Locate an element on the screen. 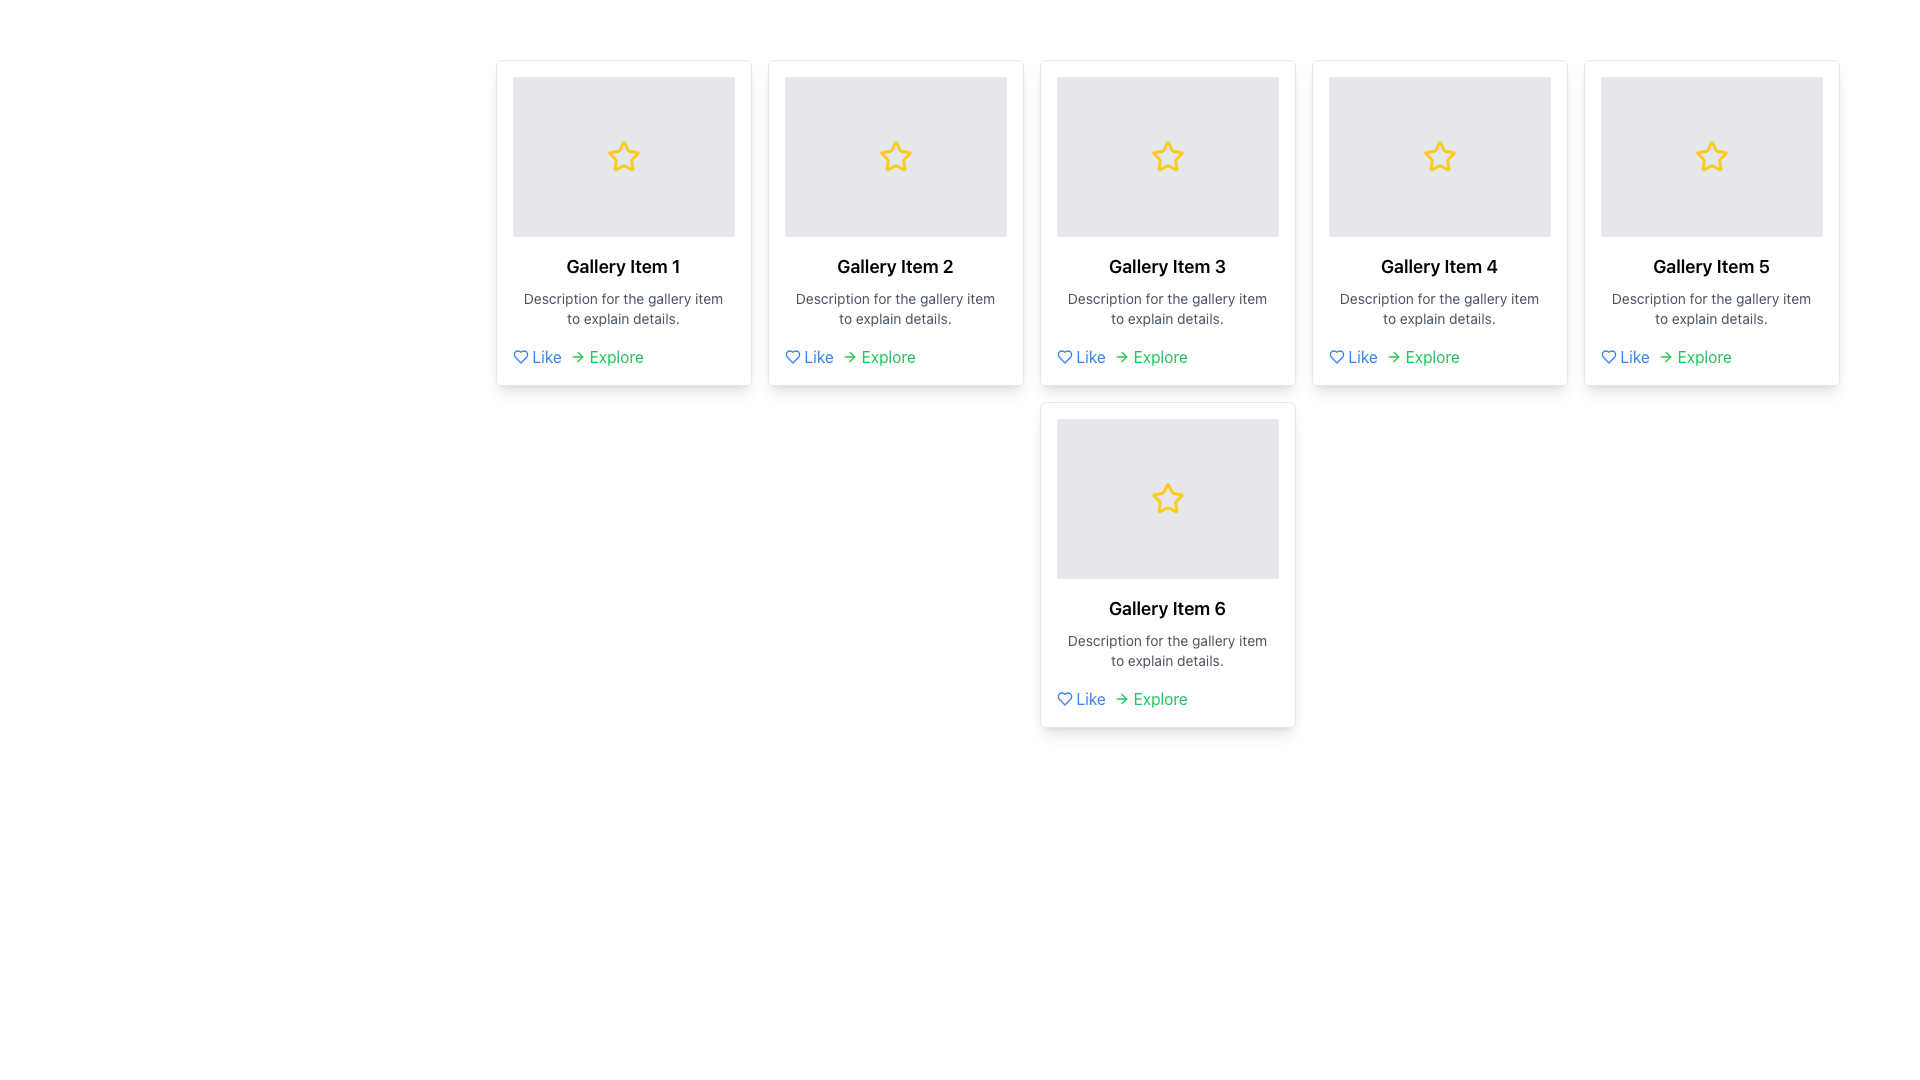 The height and width of the screenshot is (1080, 1920). the interactive text label reading 'Explore' with a right-pointing arrow icon located at the bottom-right corner of the card for 'Gallery Item 5' is located at coordinates (1693, 356).